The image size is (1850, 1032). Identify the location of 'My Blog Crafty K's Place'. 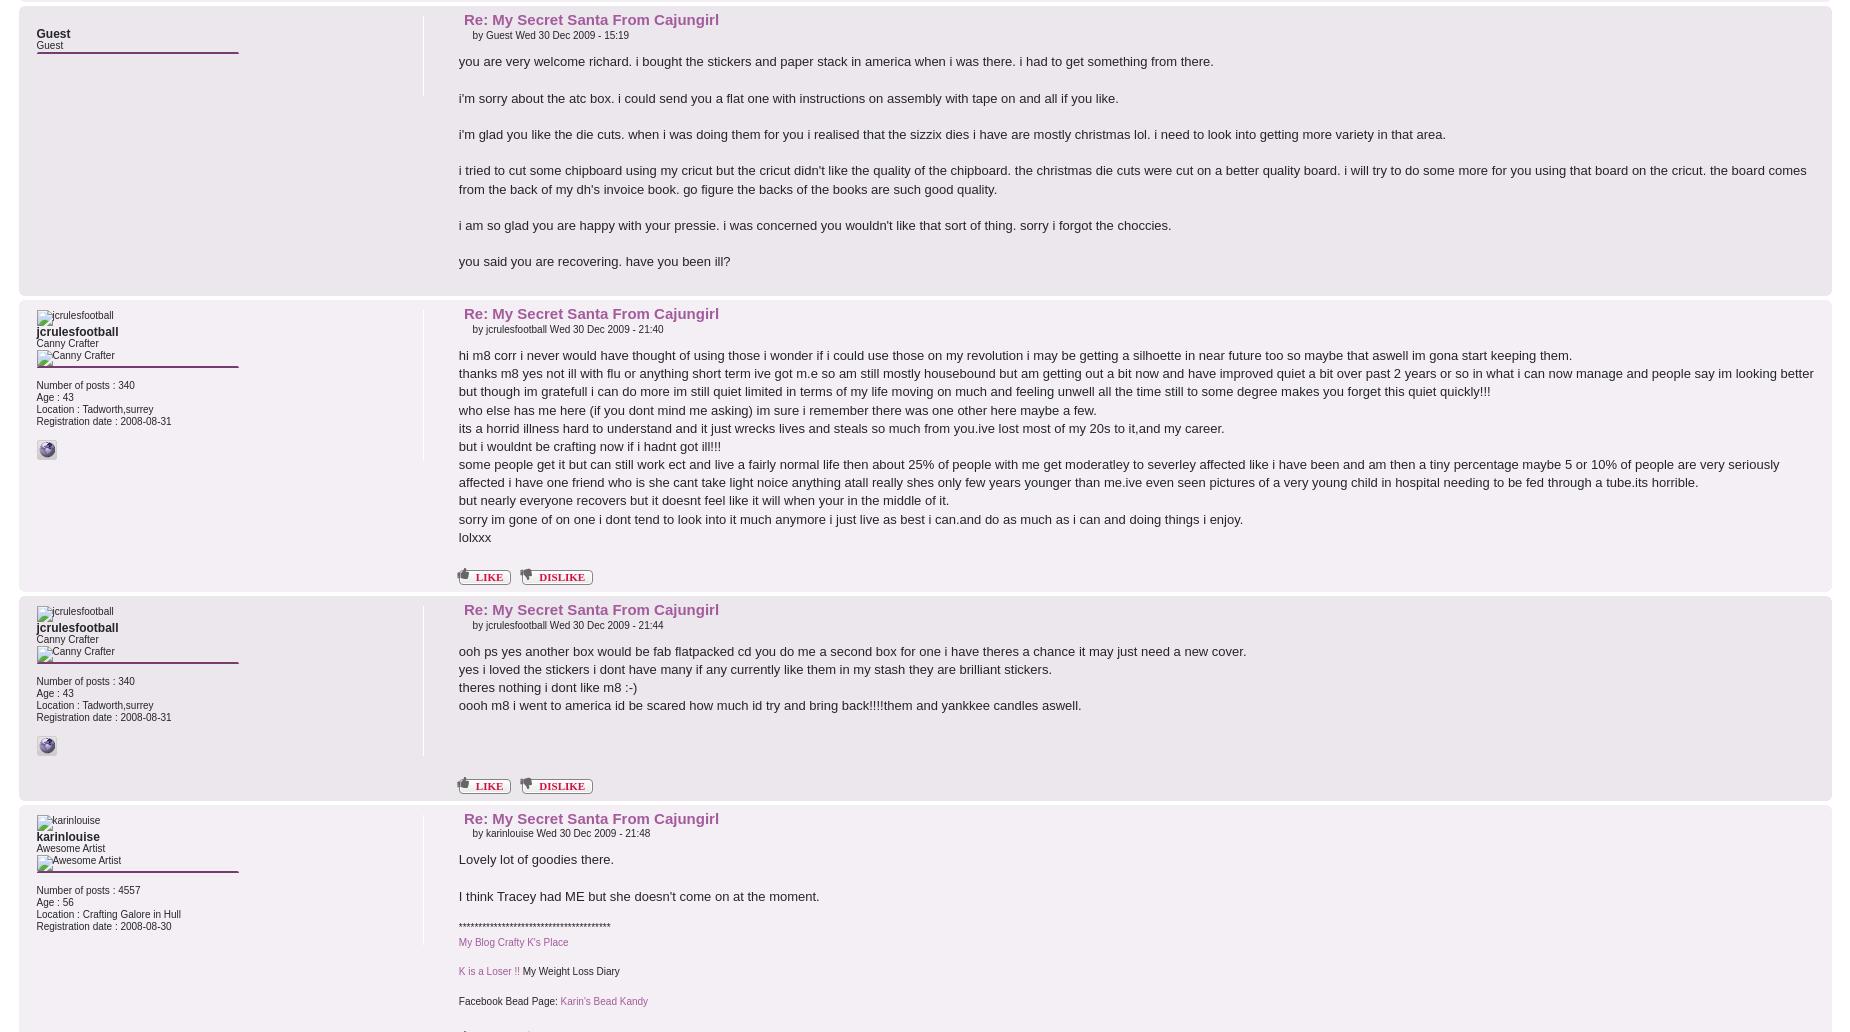
(513, 940).